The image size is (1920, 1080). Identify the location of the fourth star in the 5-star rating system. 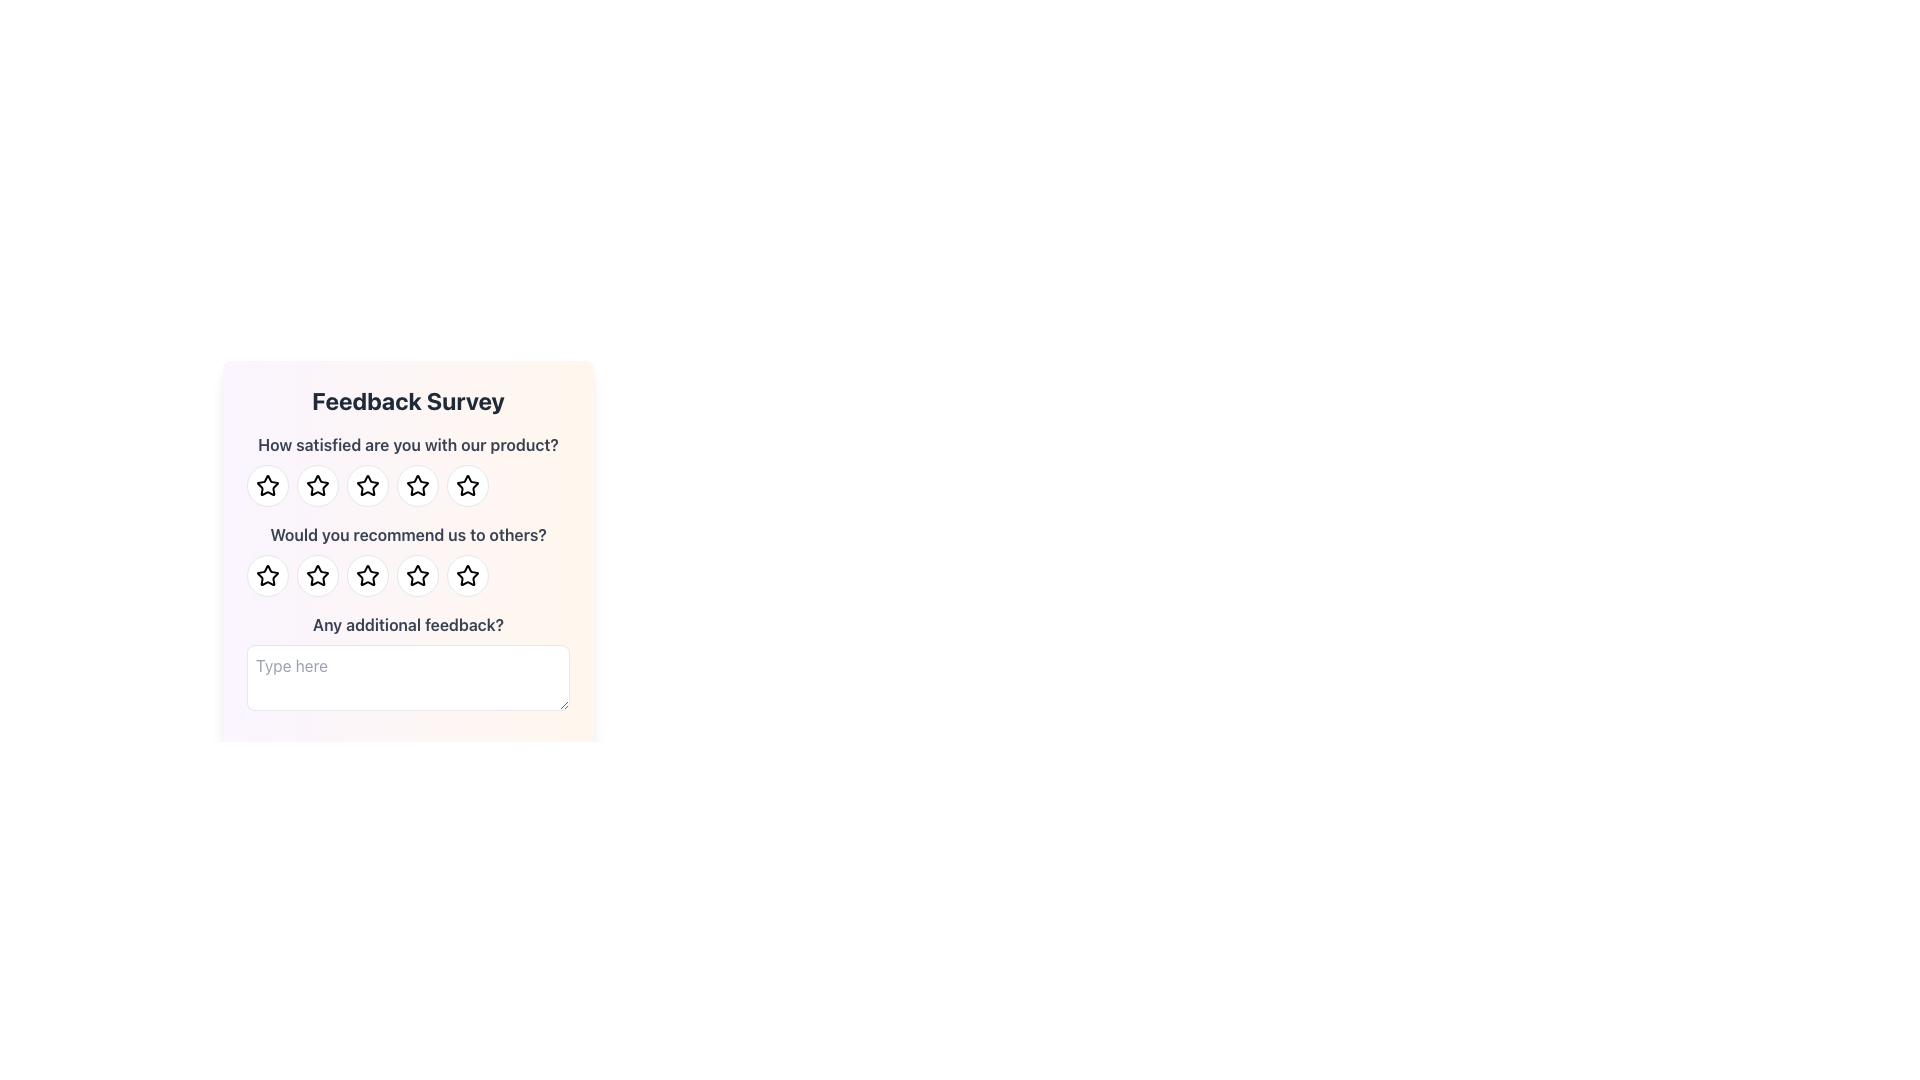
(416, 575).